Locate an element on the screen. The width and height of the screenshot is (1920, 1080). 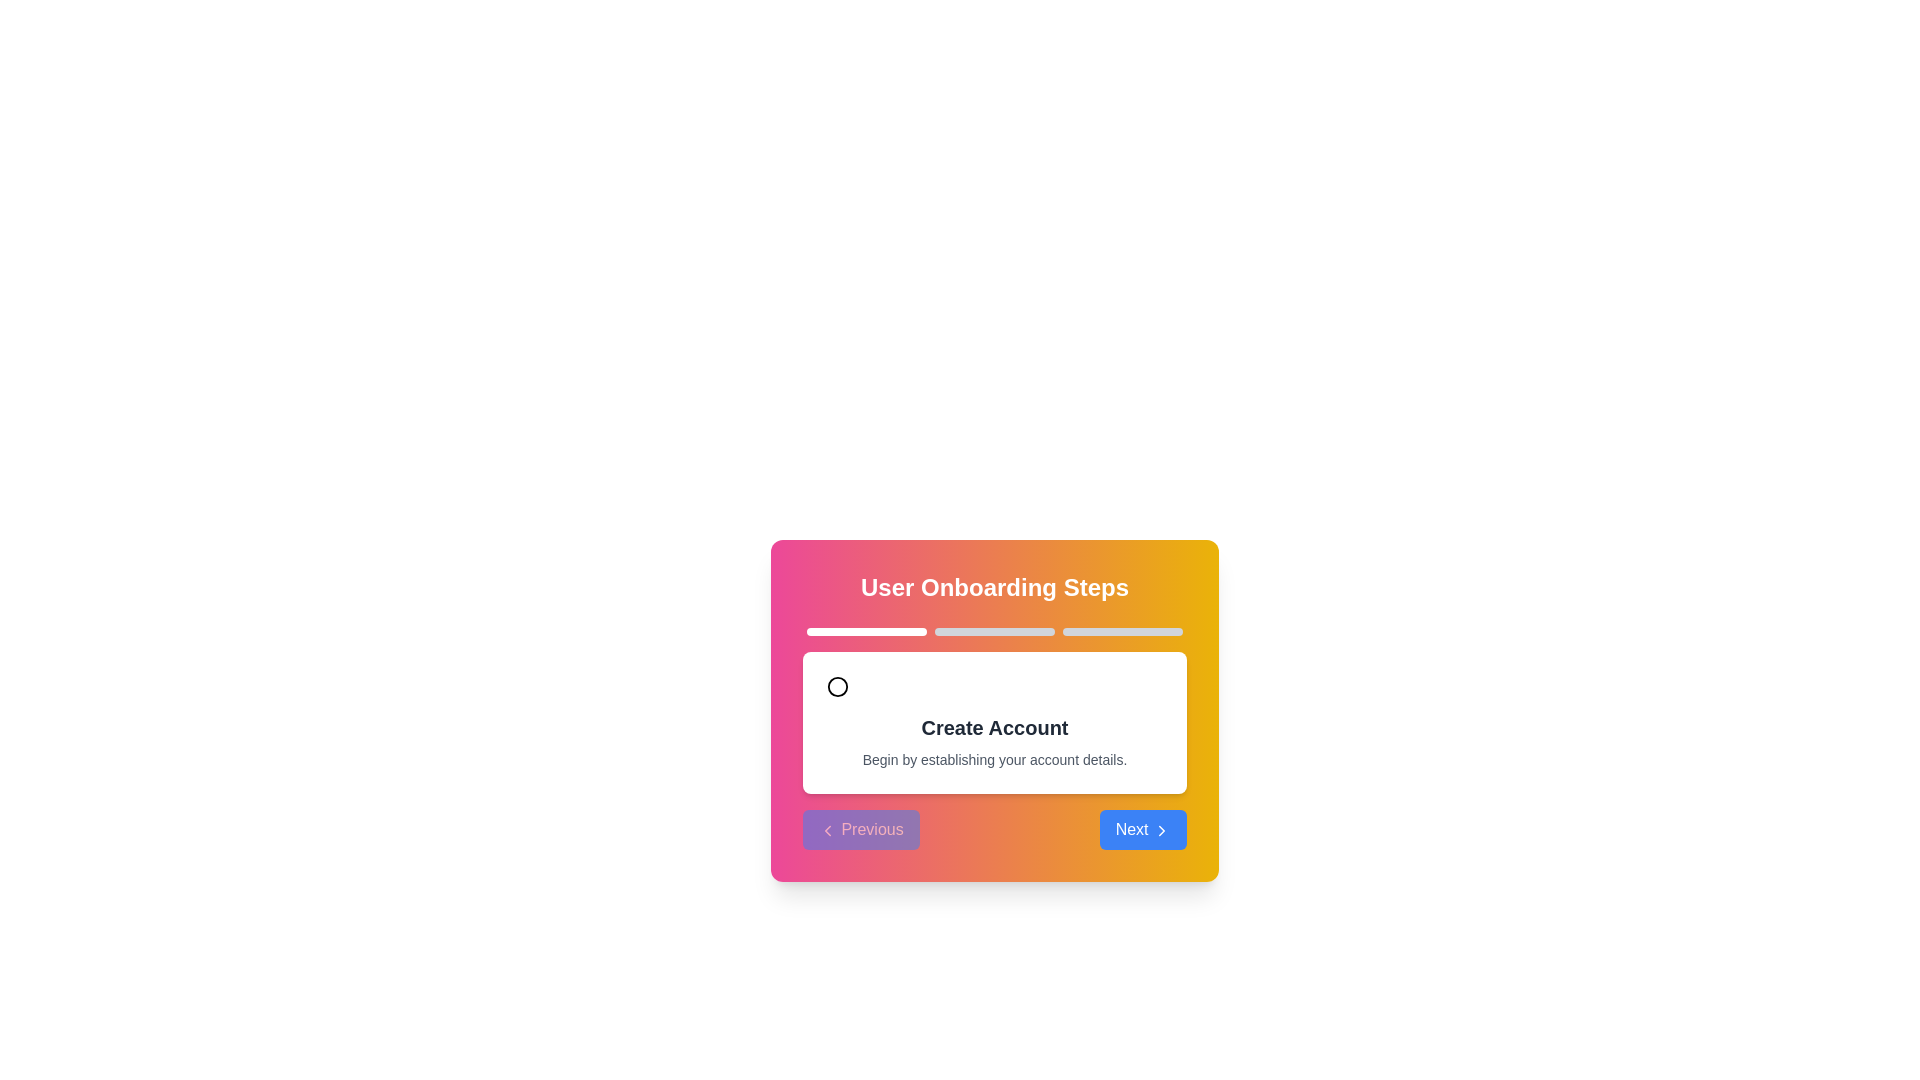
the third progress indicator bar in the onboarding process, located near the top-right of the modal, just below the heading 'User Onboarding Steps' is located at coordinates (1123, 632).